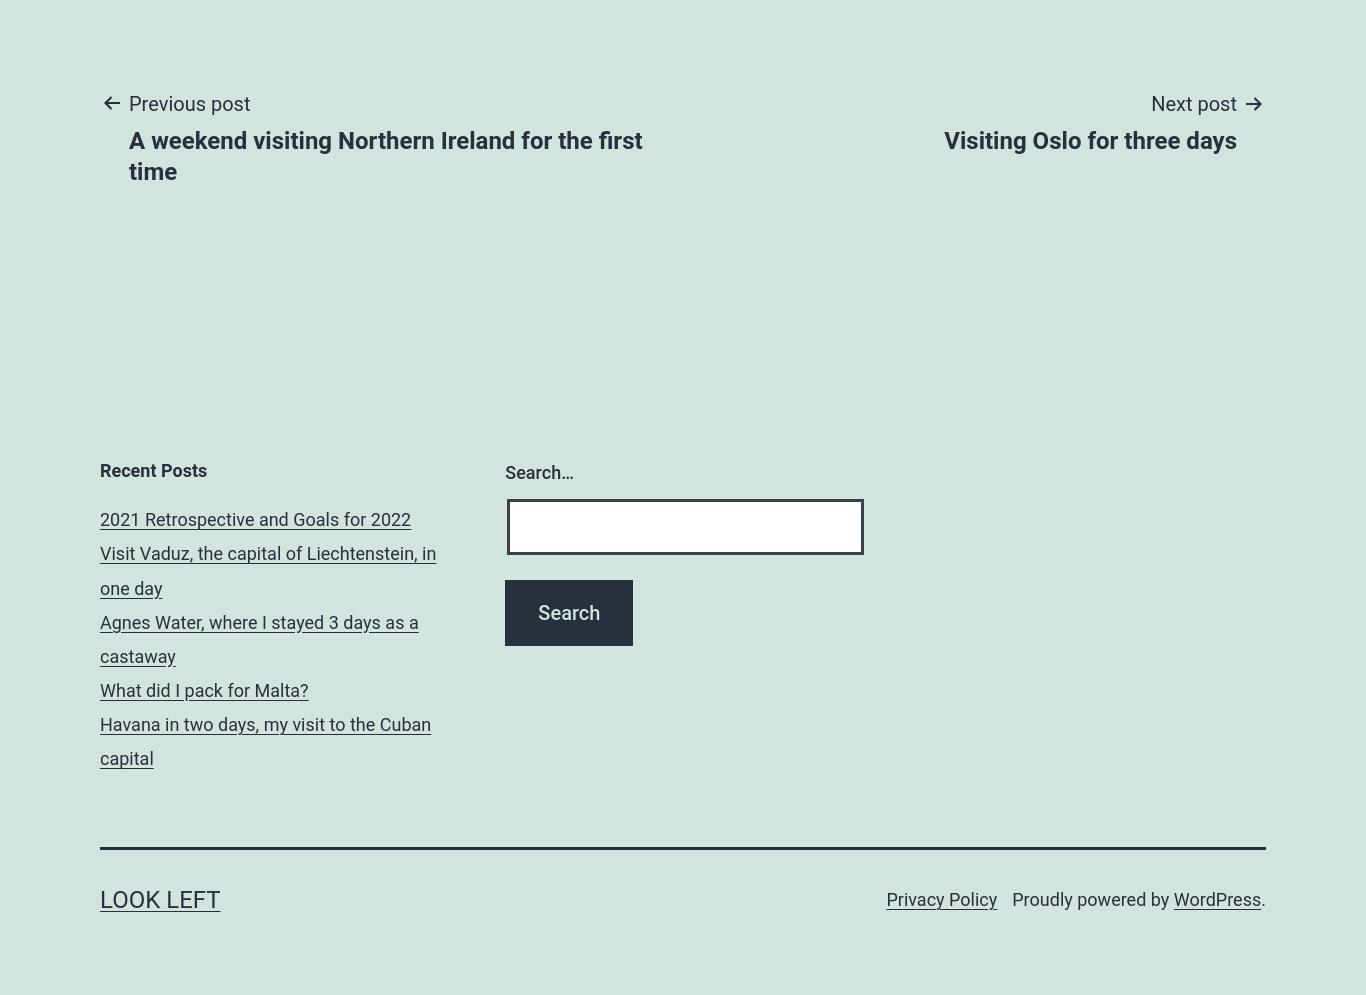 The height and width of the screenshot is (995, 1366). What do you see at coordinates (258, 638) in the screenshot?
I see `'Agnes Water, where I stayed 3 days as a castaway'` at bounding box center [258, 638].